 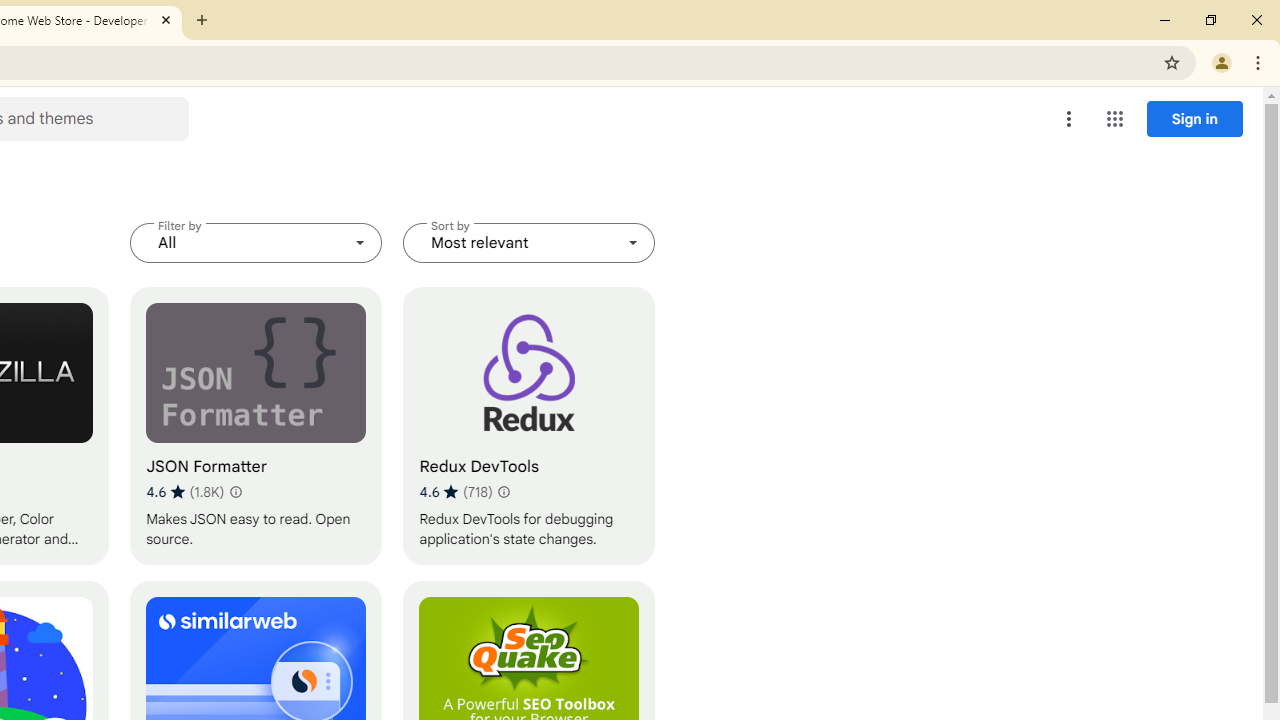 What do you see at coordinates (185, 491) in the screenshot?
I see `'Average rating 4.6 out of 5 stars. 1.8K ratings.'` at bounding box center [185, 491].